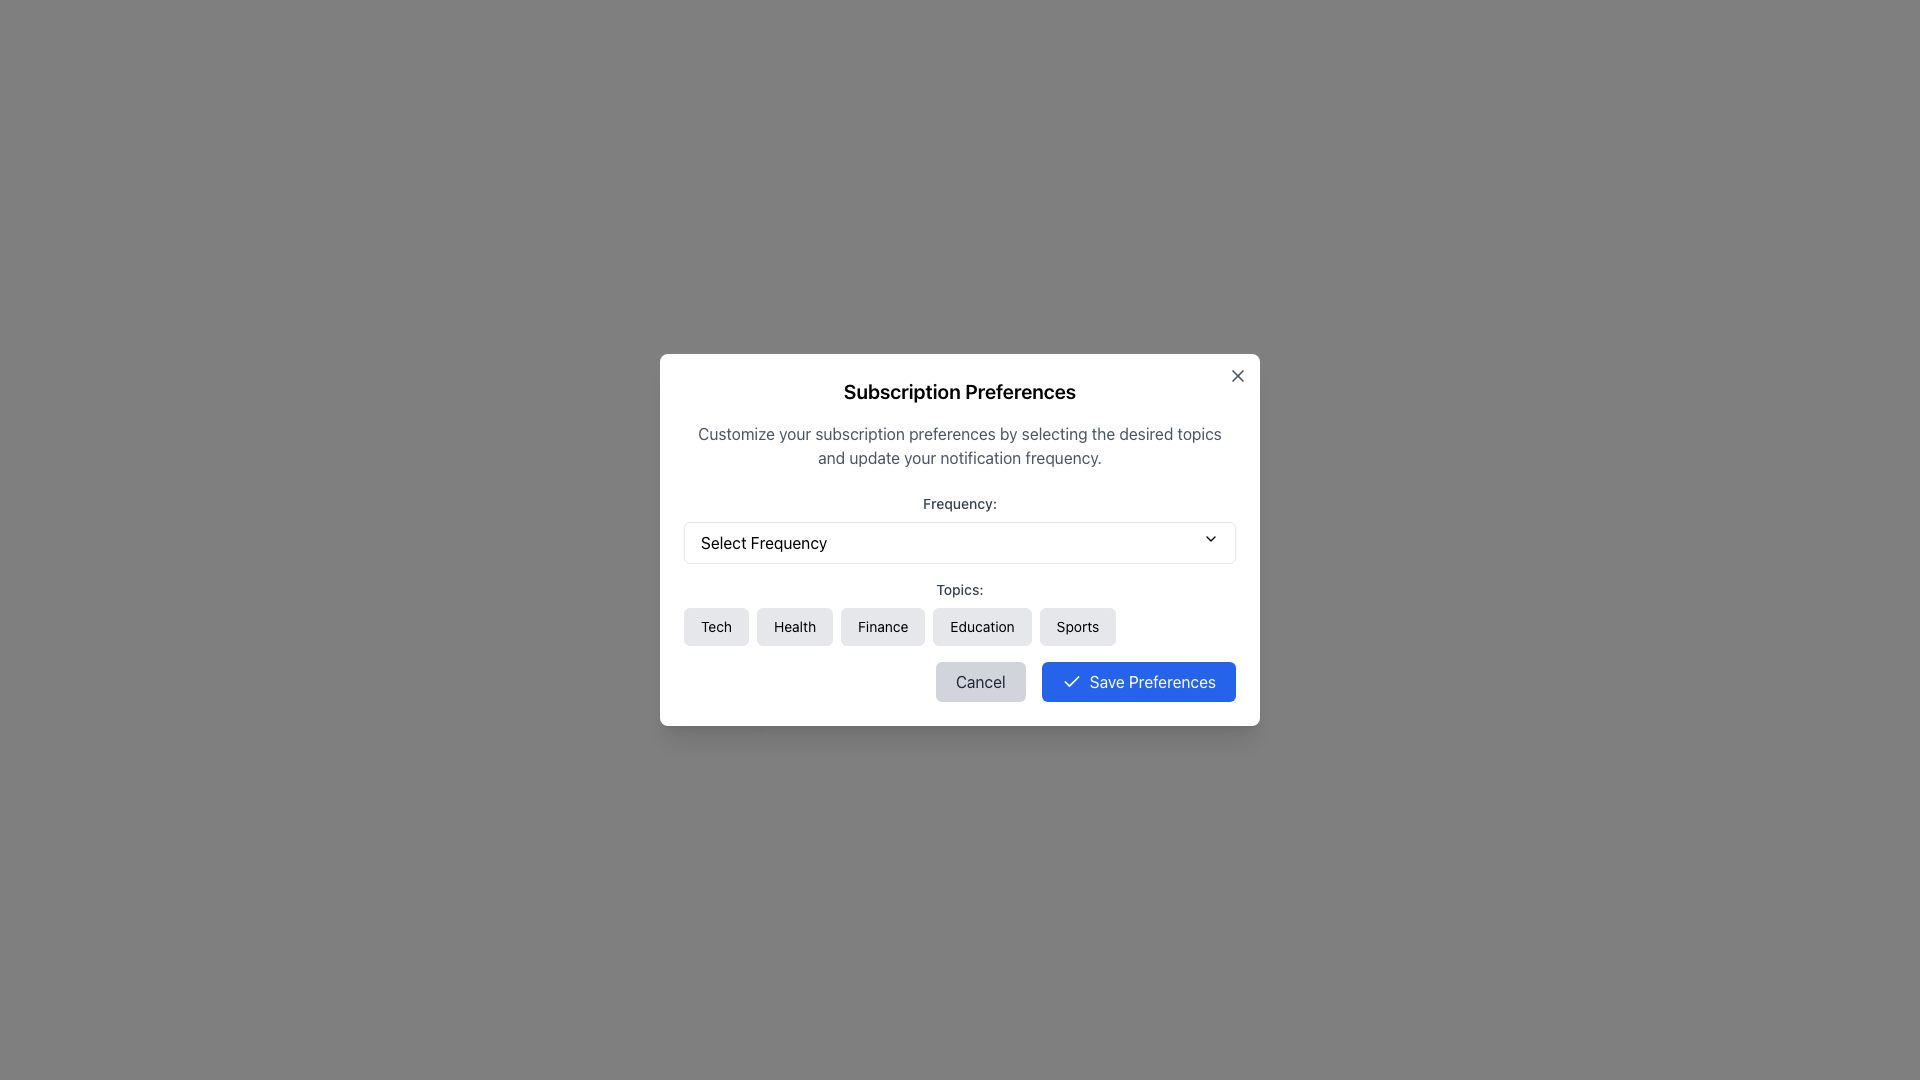  What do you see at coordinates (1237, 375) in the screenshot?
I see `the close button located at the topmost right corner of the 'Subscription Preferences' panel` at bounding box center [1237, 375].